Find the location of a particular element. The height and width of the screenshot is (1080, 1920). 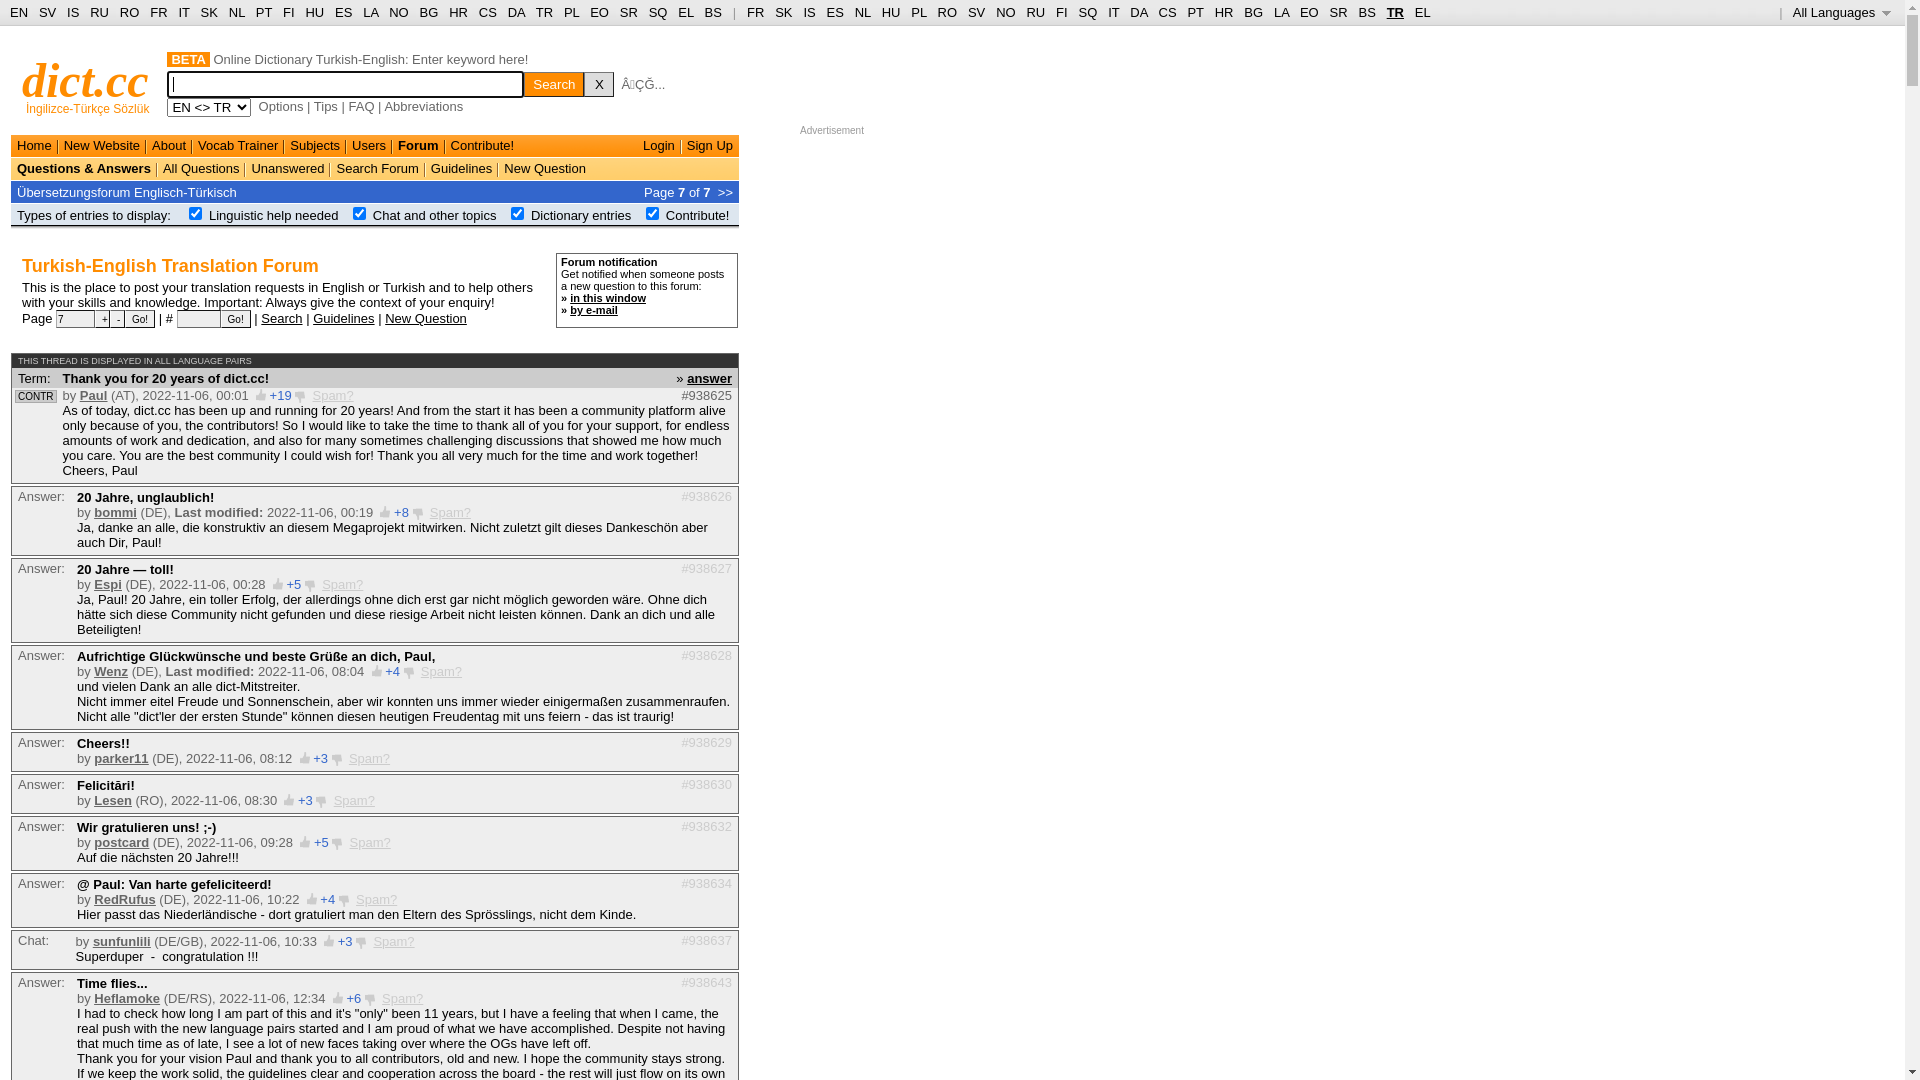

'FI' is located at coordinates (1060, 12).